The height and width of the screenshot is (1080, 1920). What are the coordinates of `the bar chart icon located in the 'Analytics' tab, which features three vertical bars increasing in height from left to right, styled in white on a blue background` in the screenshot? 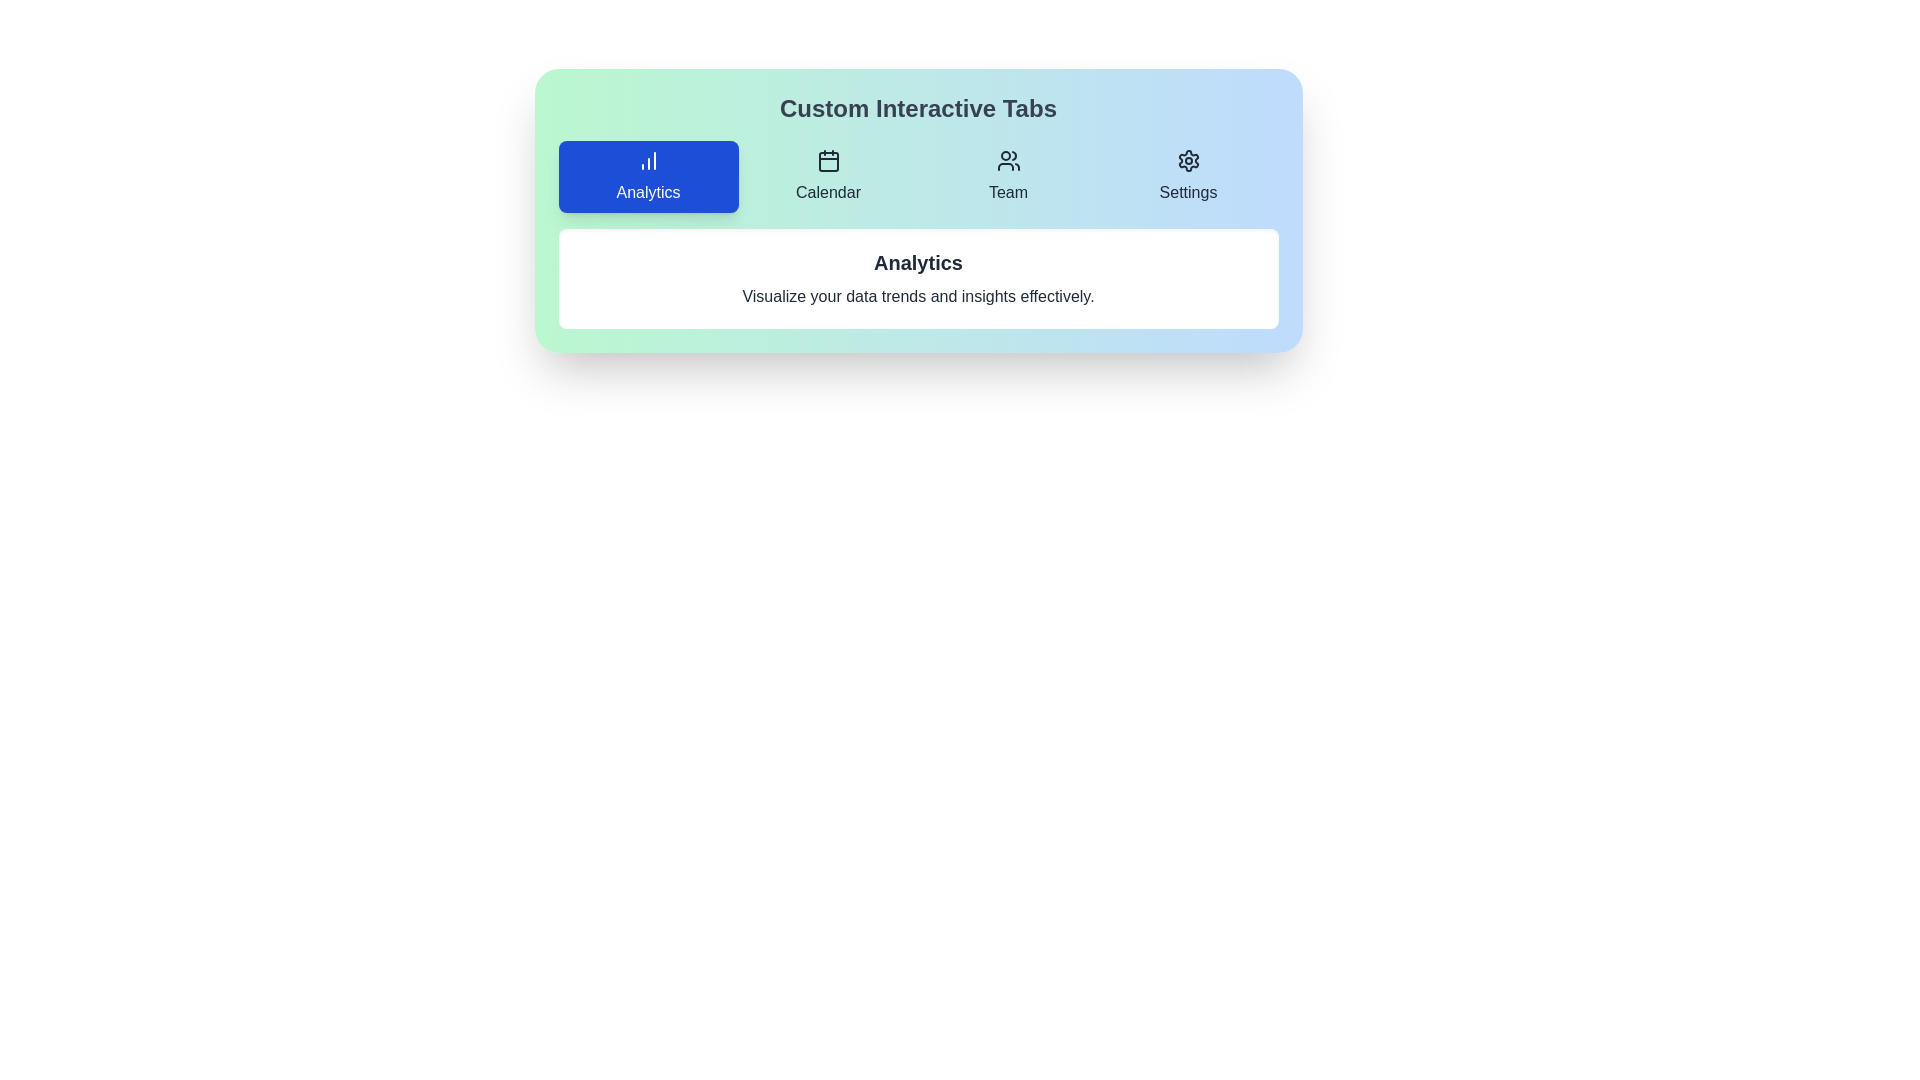 It's located at (648, 160).